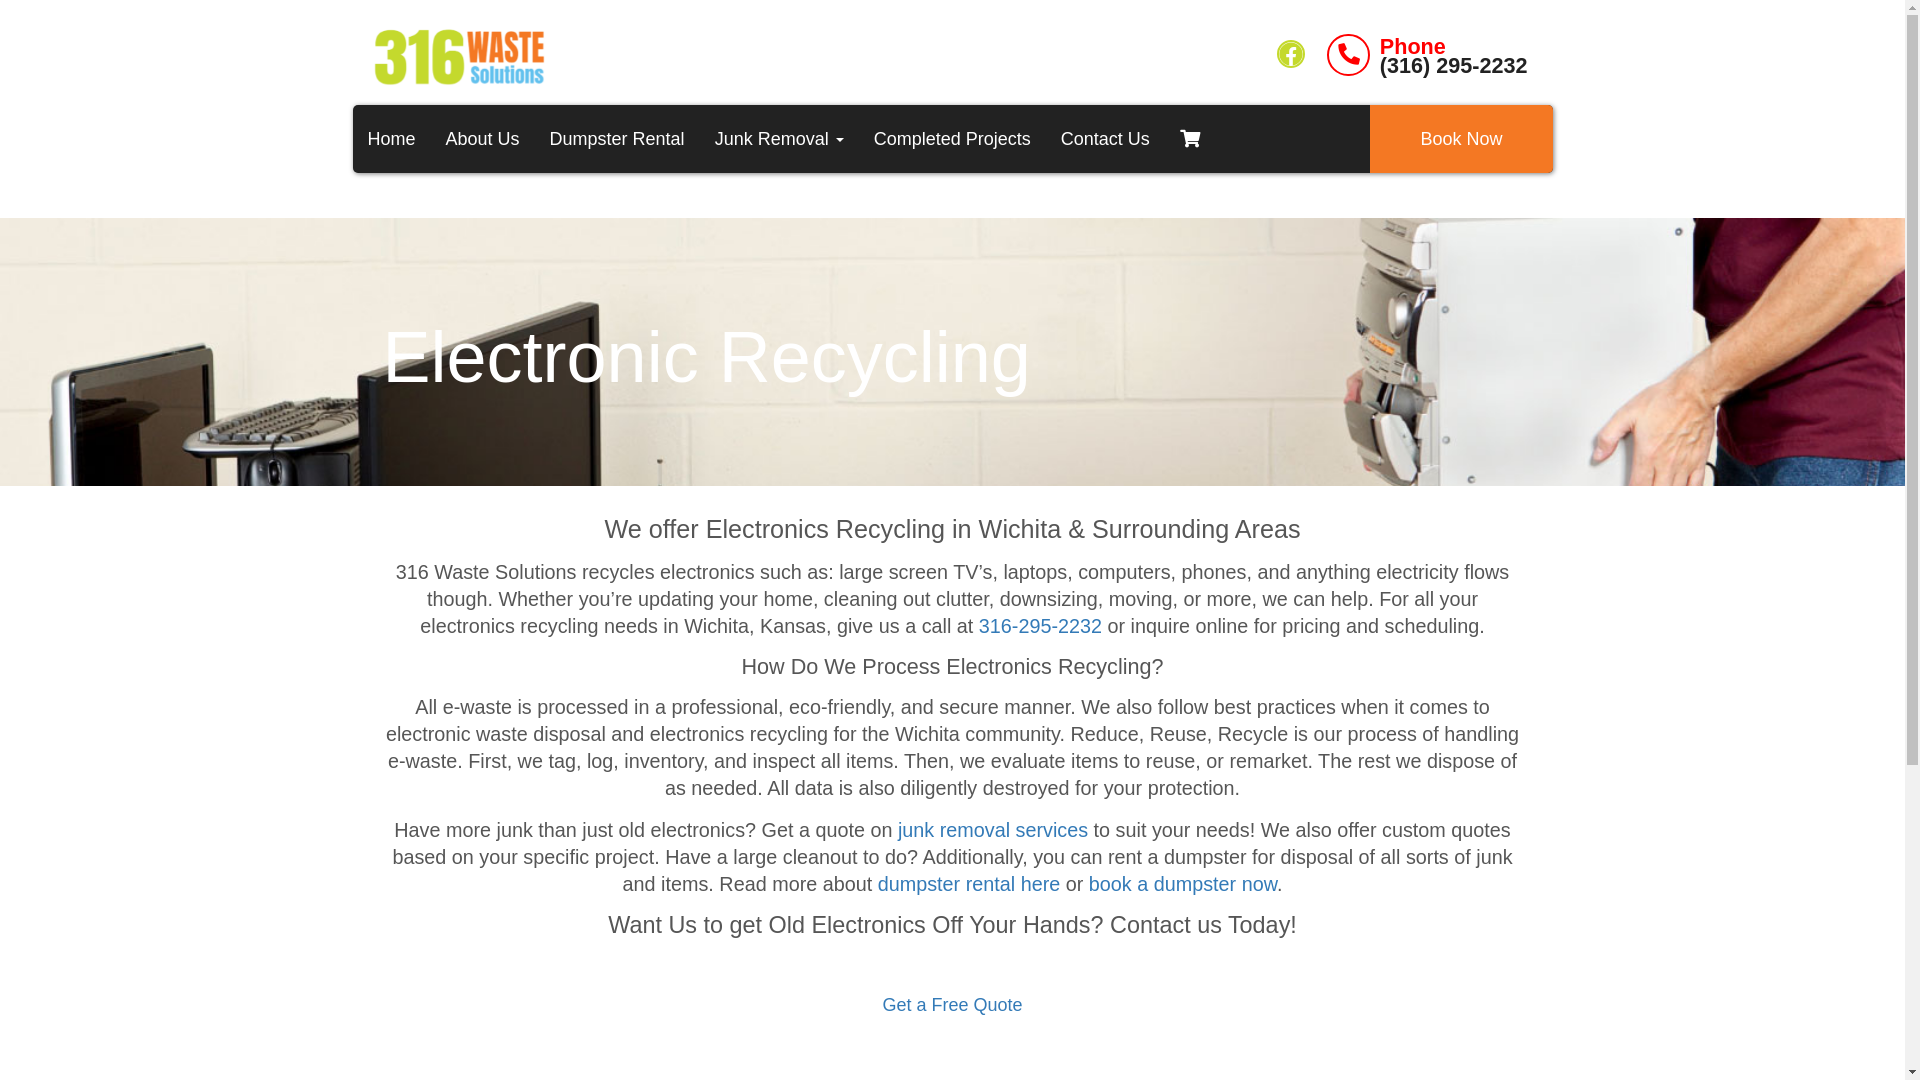  Describe the element at coordinates (1040, 624) in the screenshot. I see `'316-295-2232'` at that location.